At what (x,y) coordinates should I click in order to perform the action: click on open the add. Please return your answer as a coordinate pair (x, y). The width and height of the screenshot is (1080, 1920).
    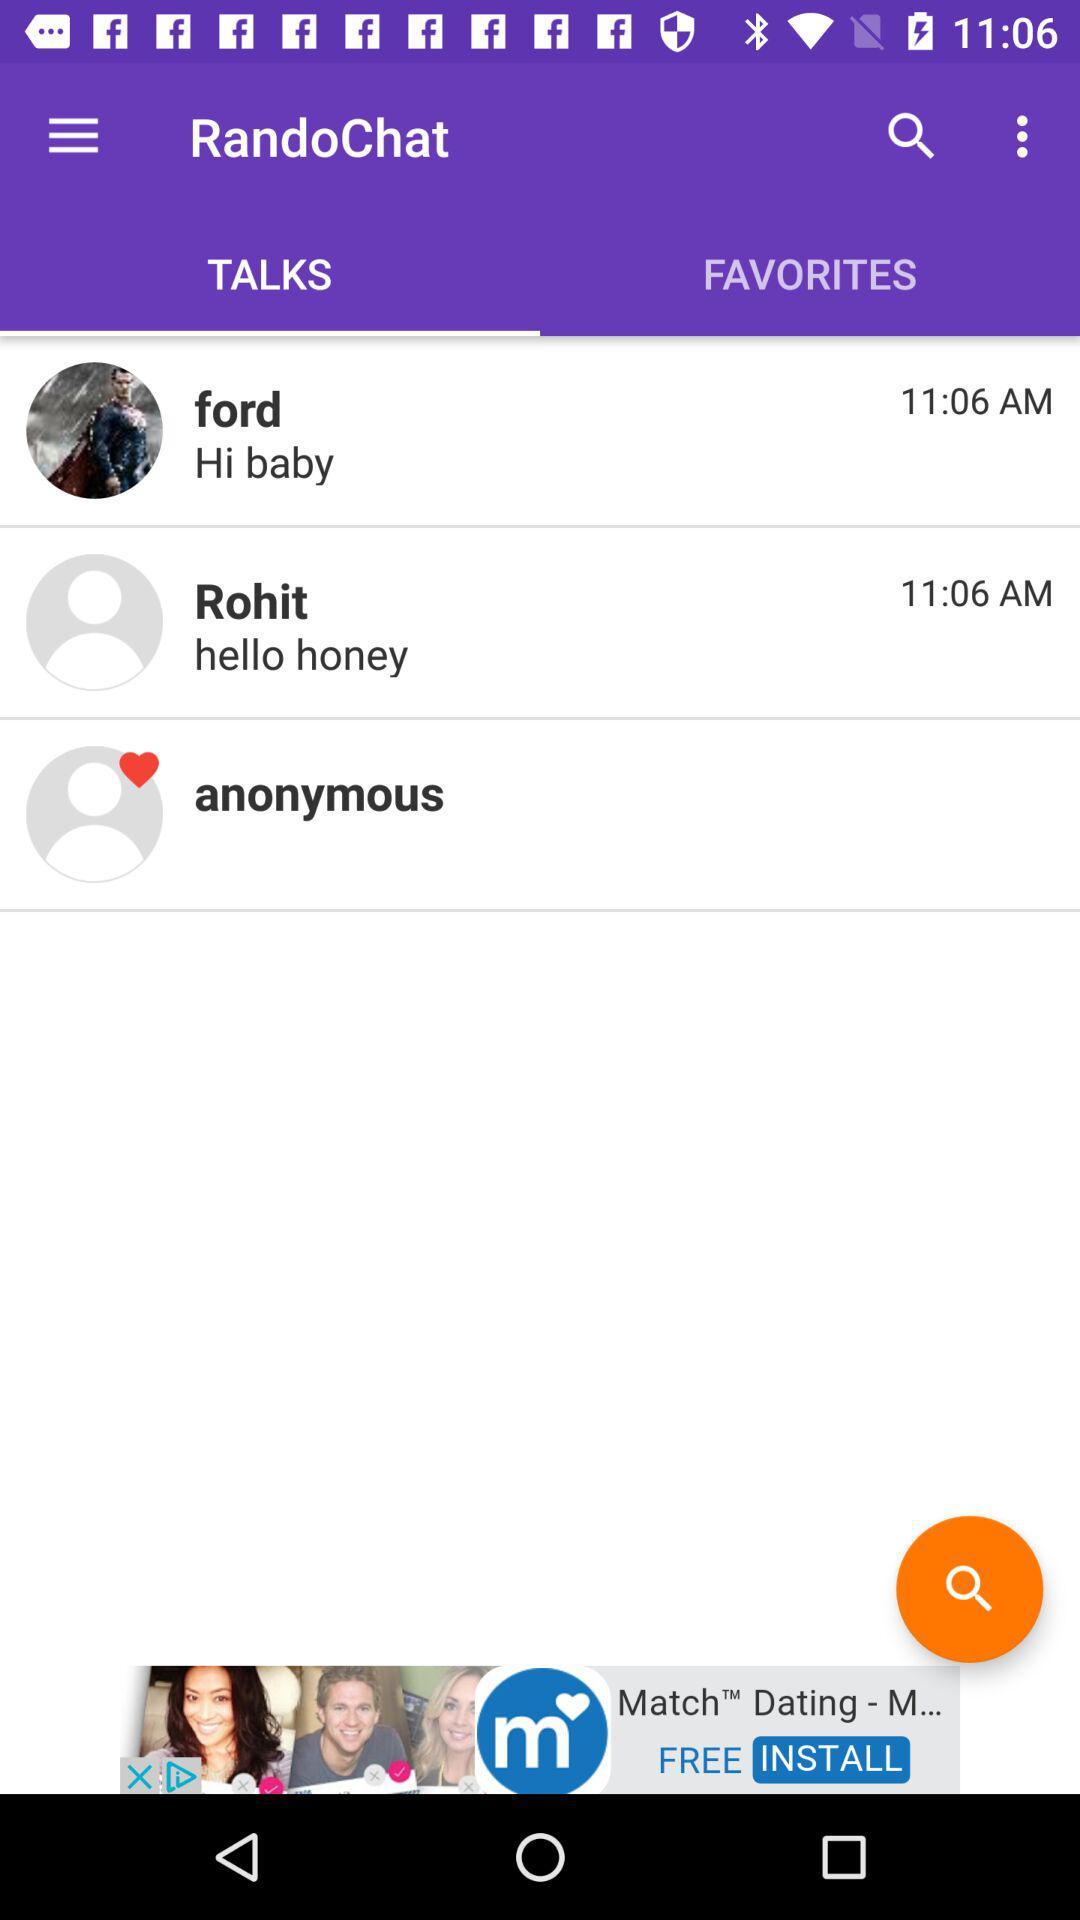
    Looking at the image, I should click on (540, 1727).